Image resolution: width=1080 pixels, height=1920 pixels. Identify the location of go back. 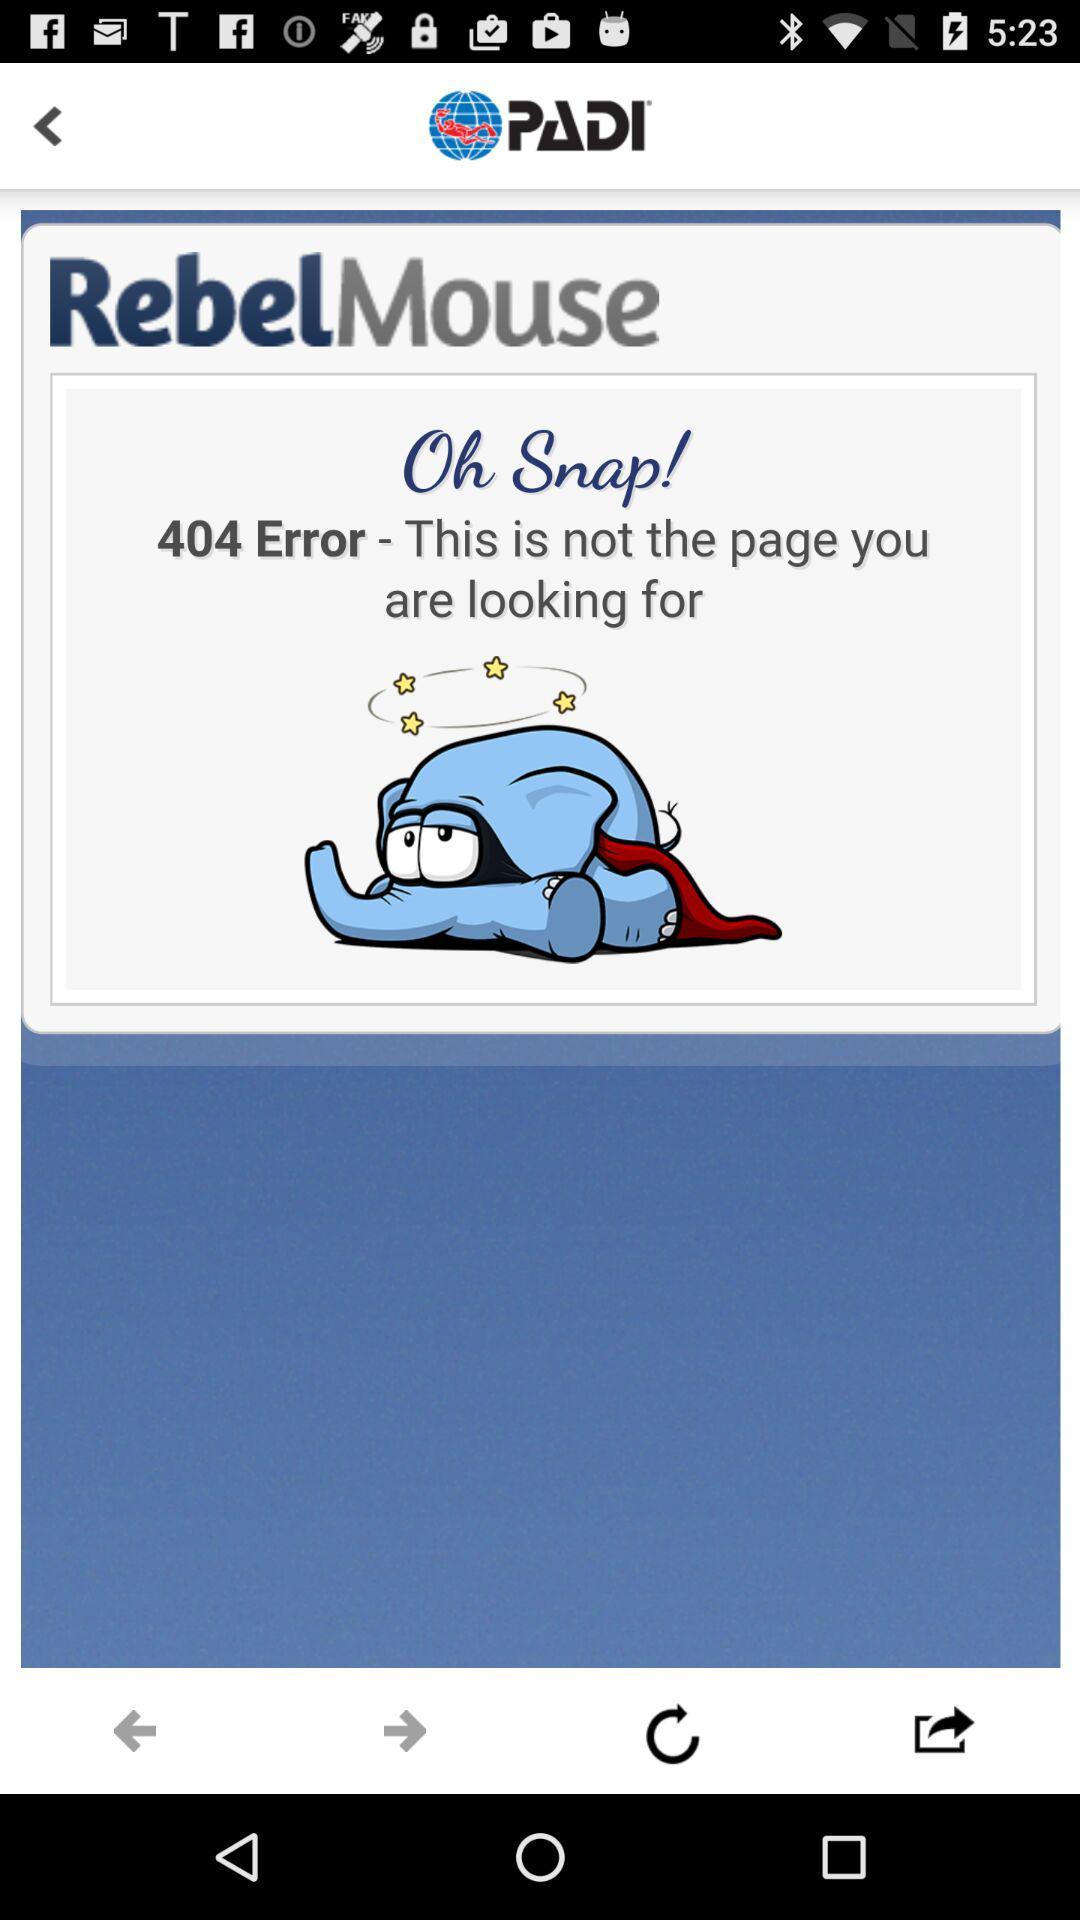
(46, 124).